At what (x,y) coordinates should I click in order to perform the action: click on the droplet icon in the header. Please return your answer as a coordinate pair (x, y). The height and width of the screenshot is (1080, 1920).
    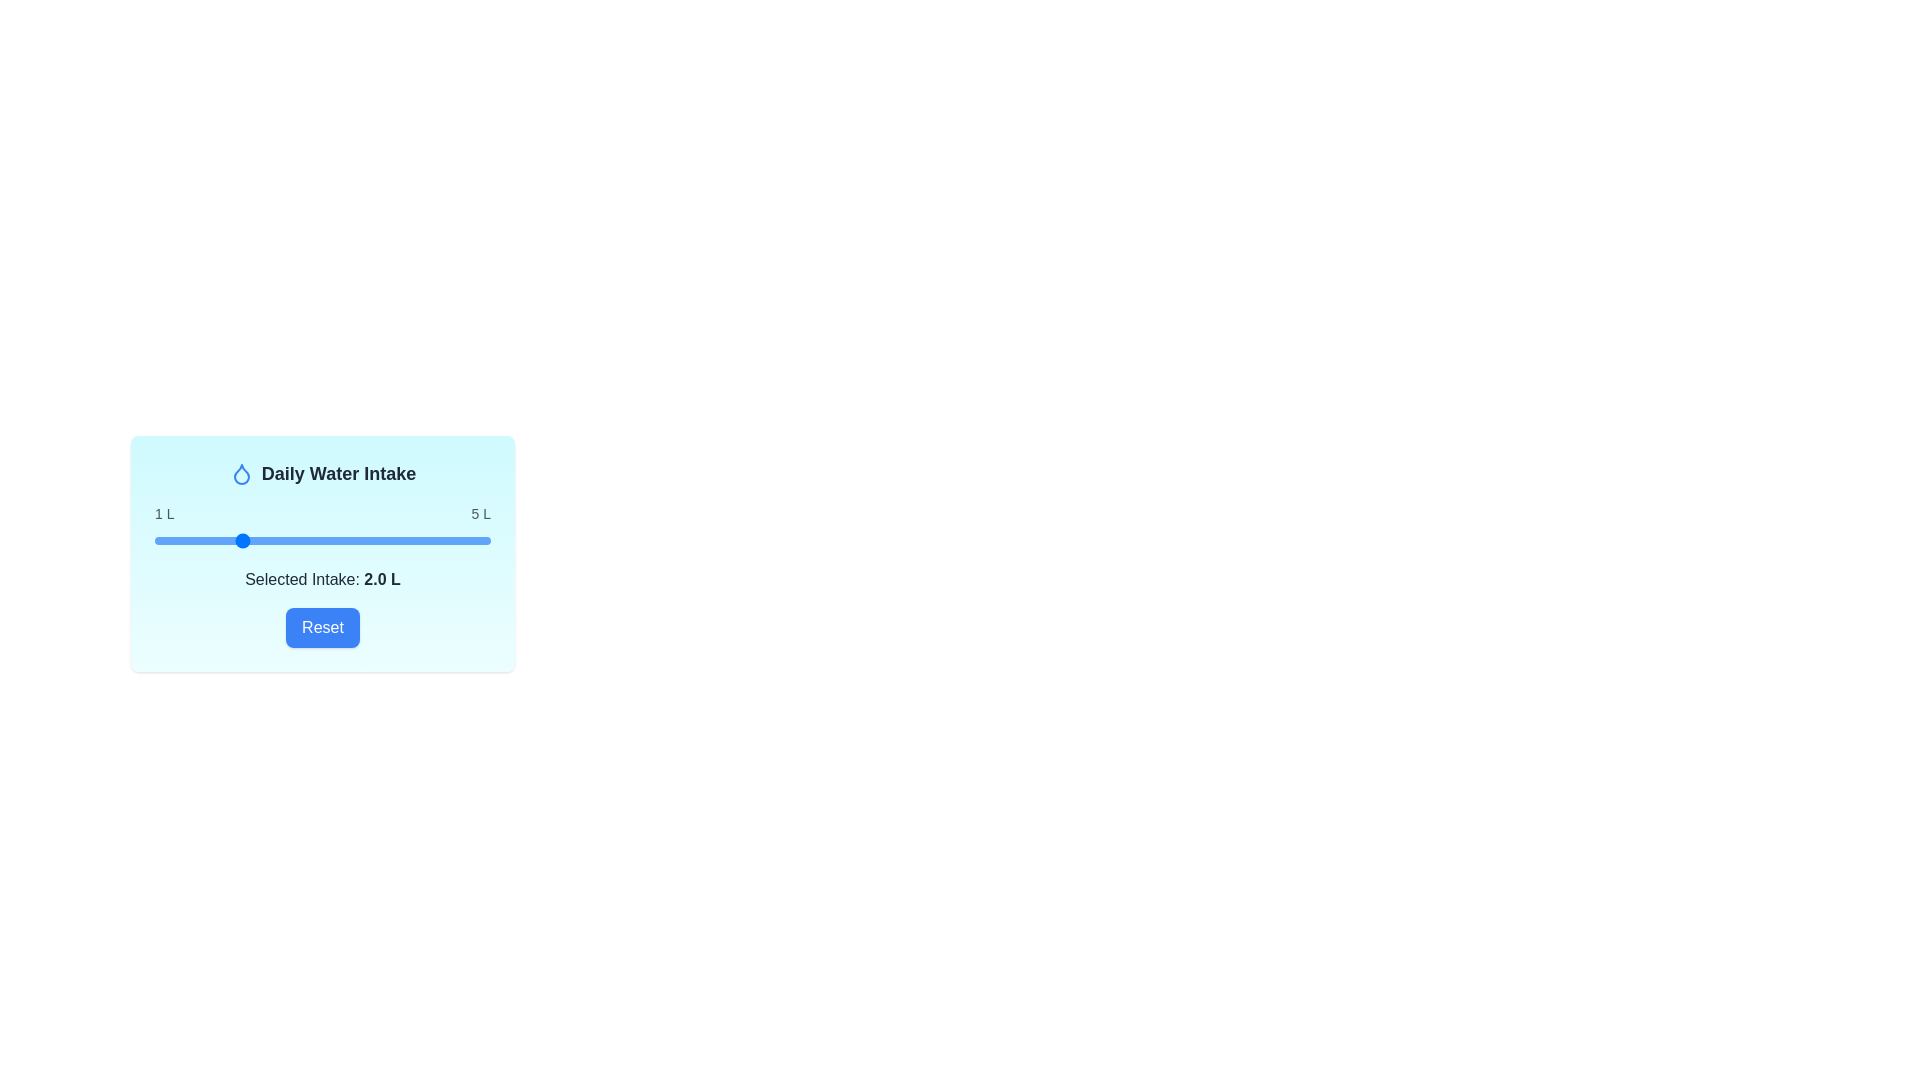
    Looking at the image, I should click on (240, 474).